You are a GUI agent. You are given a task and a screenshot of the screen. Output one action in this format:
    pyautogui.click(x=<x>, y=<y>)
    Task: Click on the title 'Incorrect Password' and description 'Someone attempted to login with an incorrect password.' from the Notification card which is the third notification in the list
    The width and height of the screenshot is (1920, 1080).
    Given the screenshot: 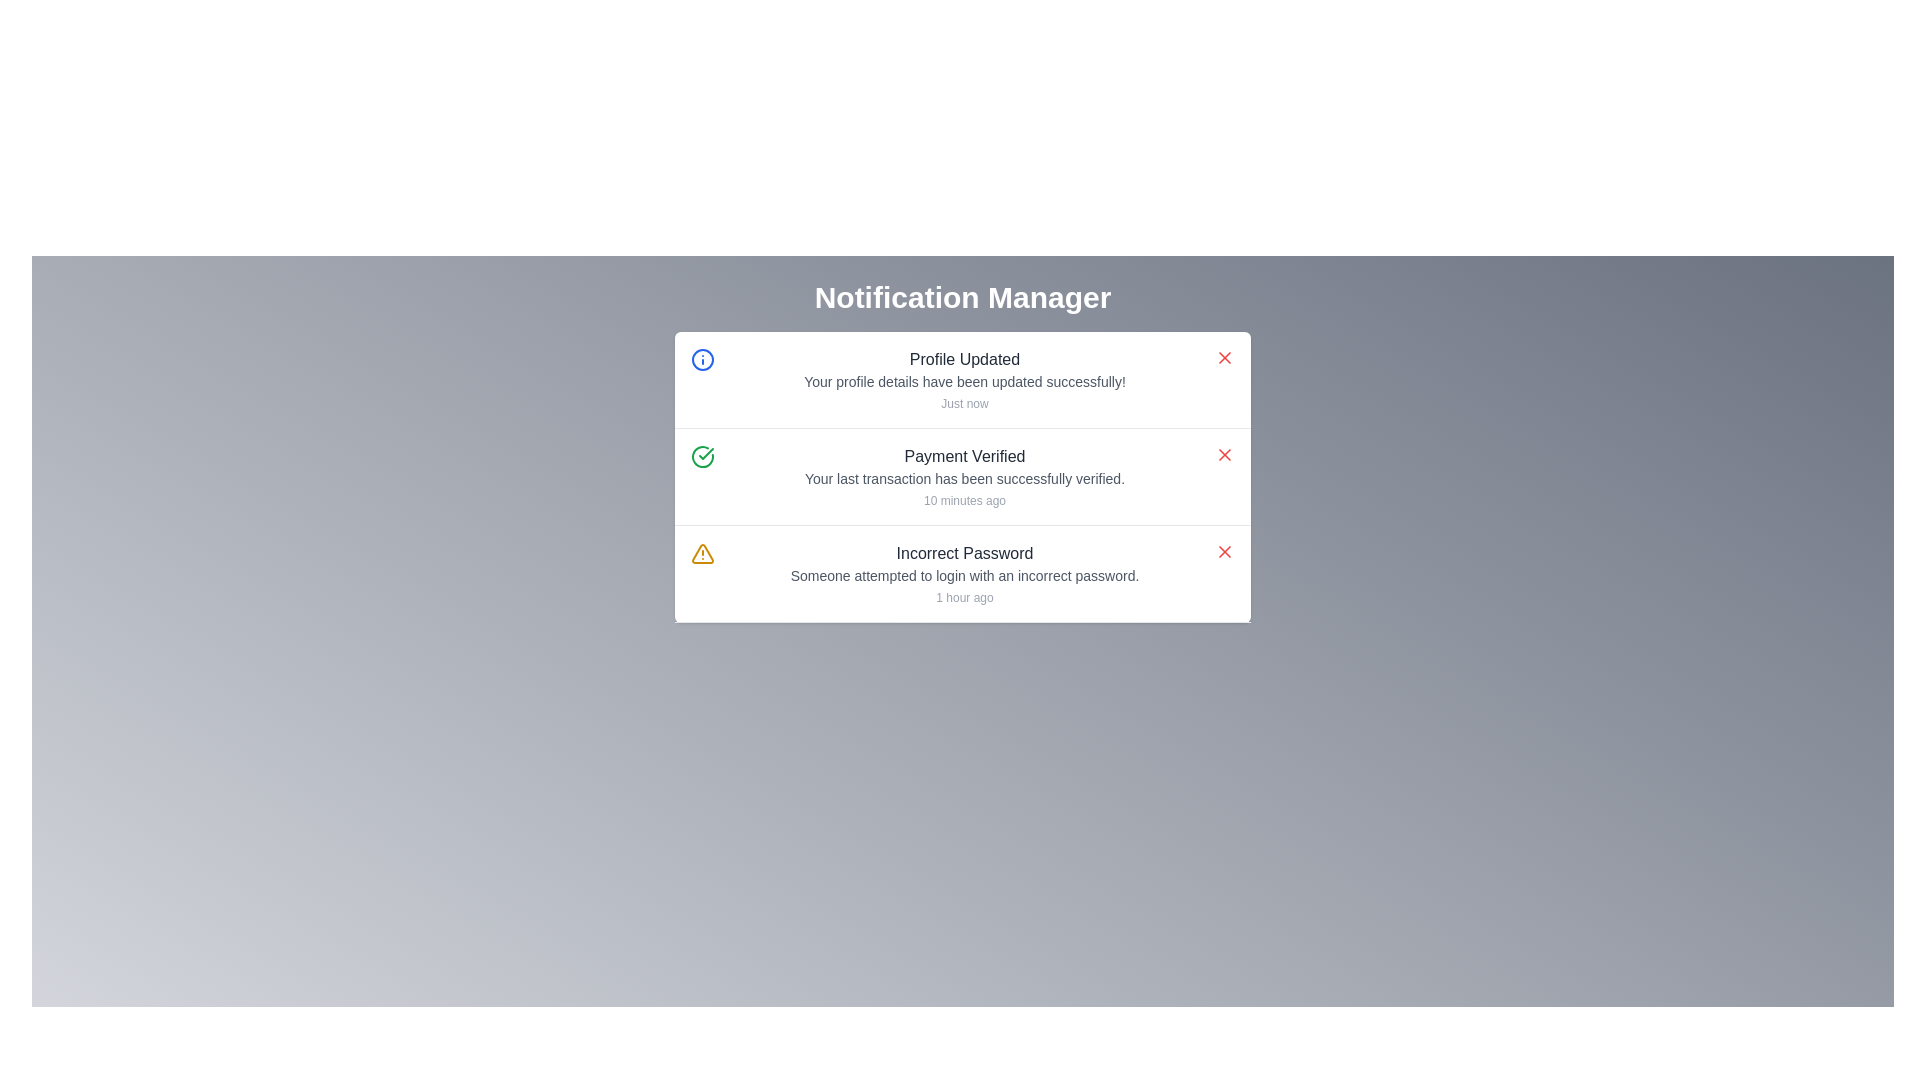 What is the action you would take?
    pyautogui.click(x=964, y=574)
    